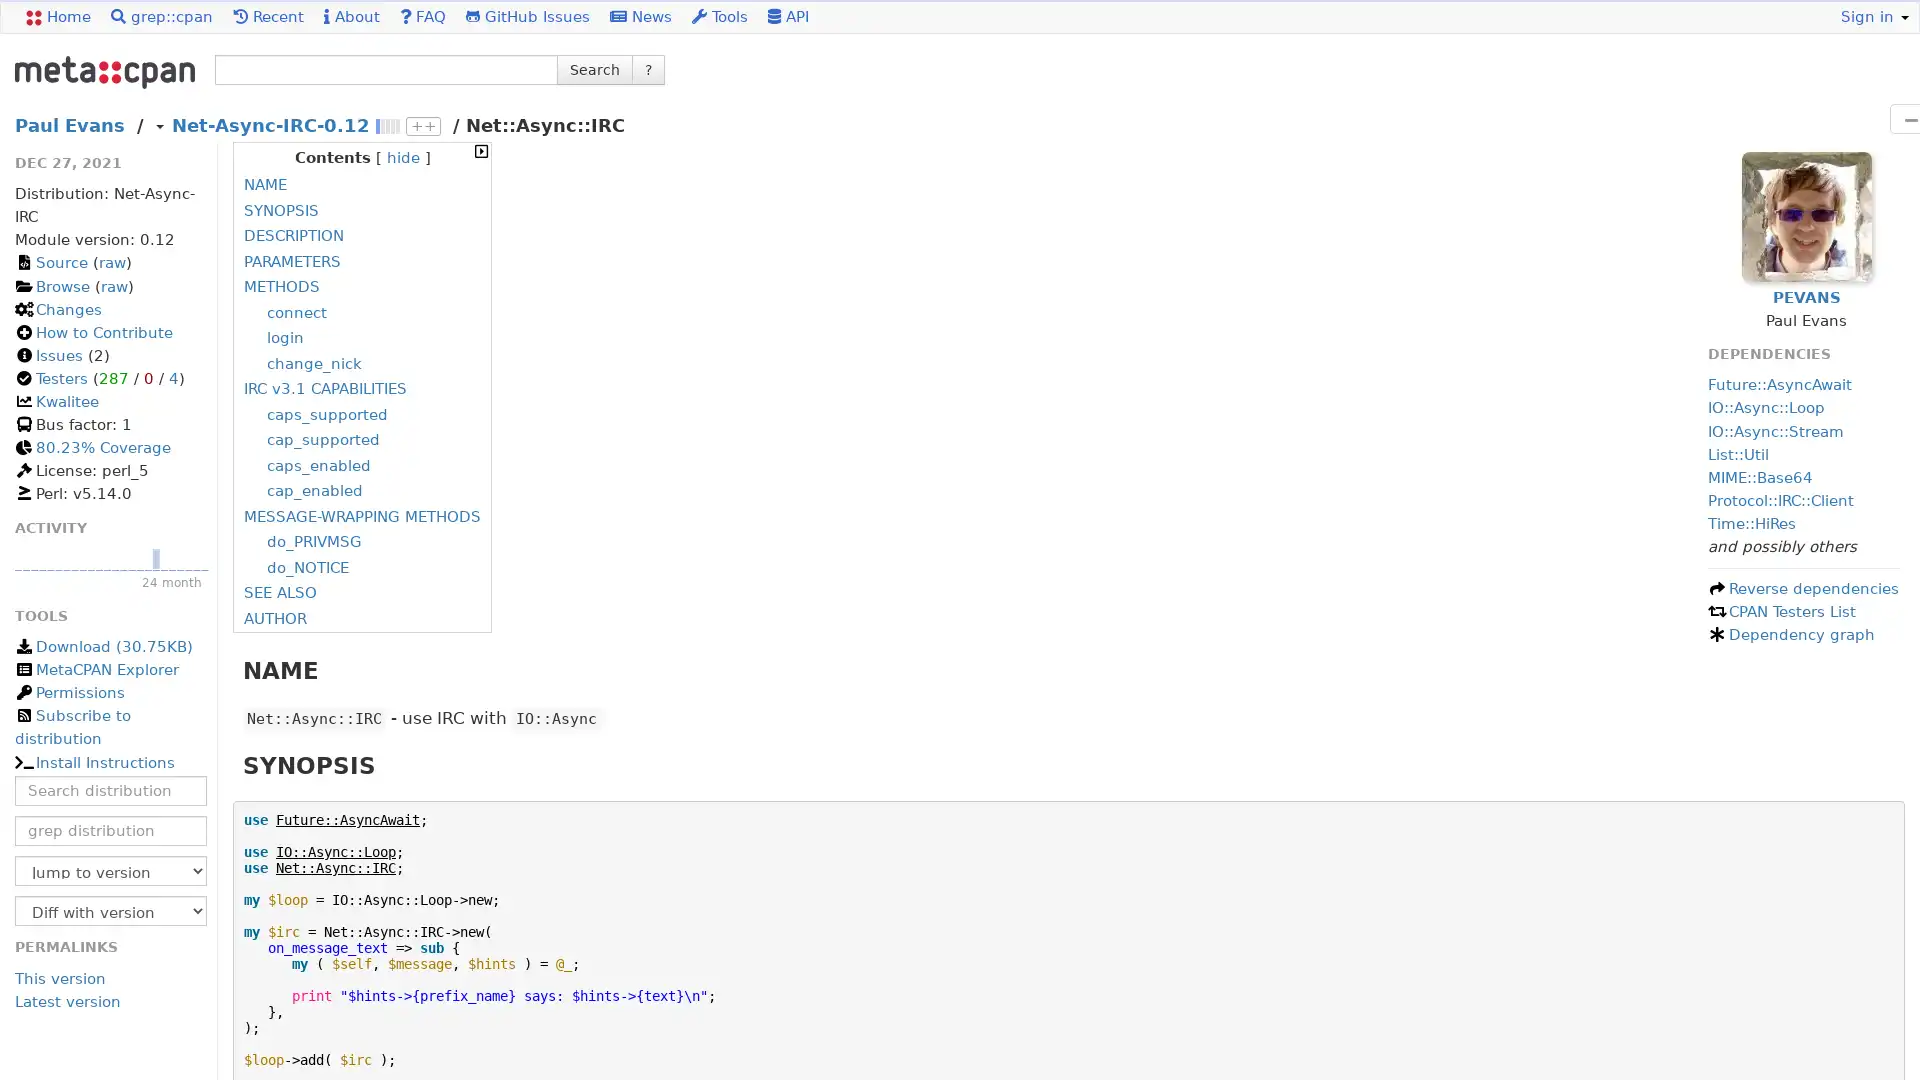 The width and height of the screenshot is (1920, 1080). I want to click on hide, so click(401, 157).